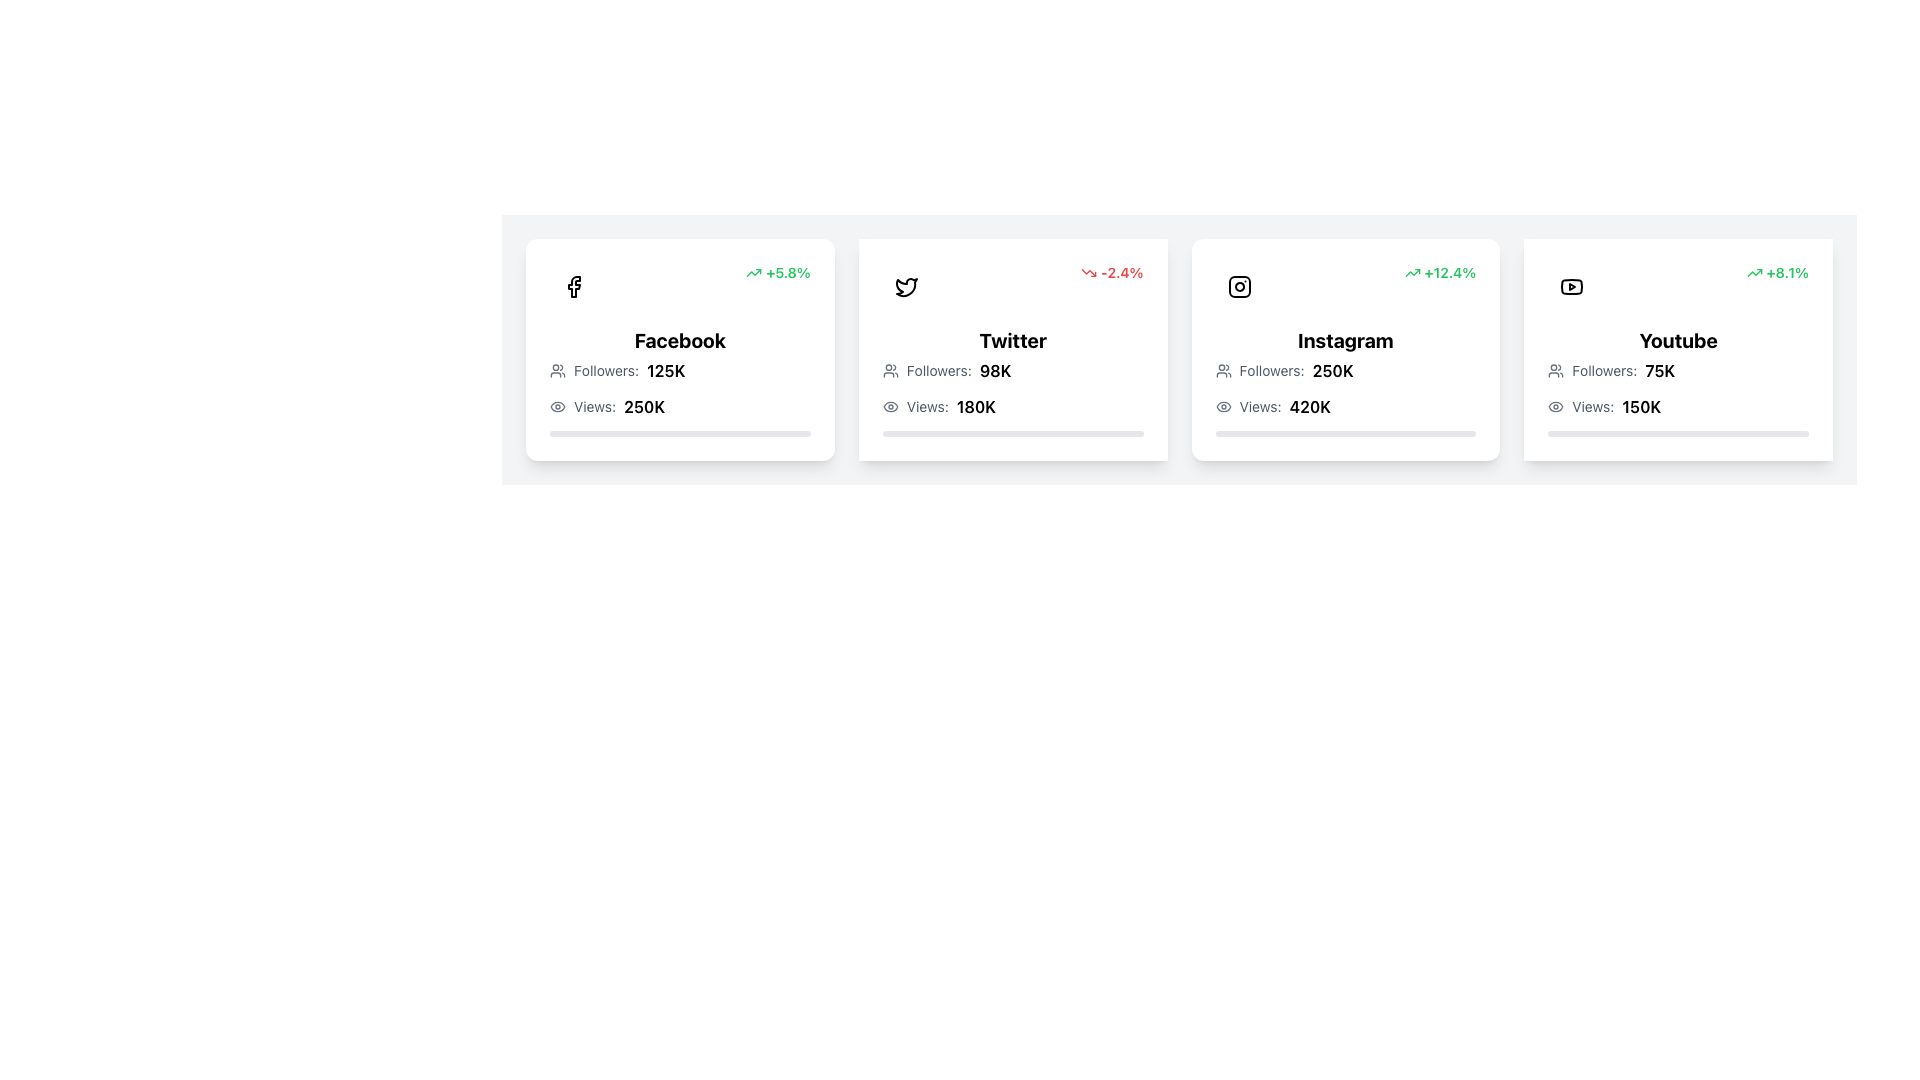 Image resolution: width=1920 pixels, height=1080 pixels. Describe the element at coordinates (1088, 273) in the screenshot. I see `trend value associated with the downward pointing red arrow icon located in the top-right portion of the Twitter card, next to the percentage value '-2.4%'` at that location.